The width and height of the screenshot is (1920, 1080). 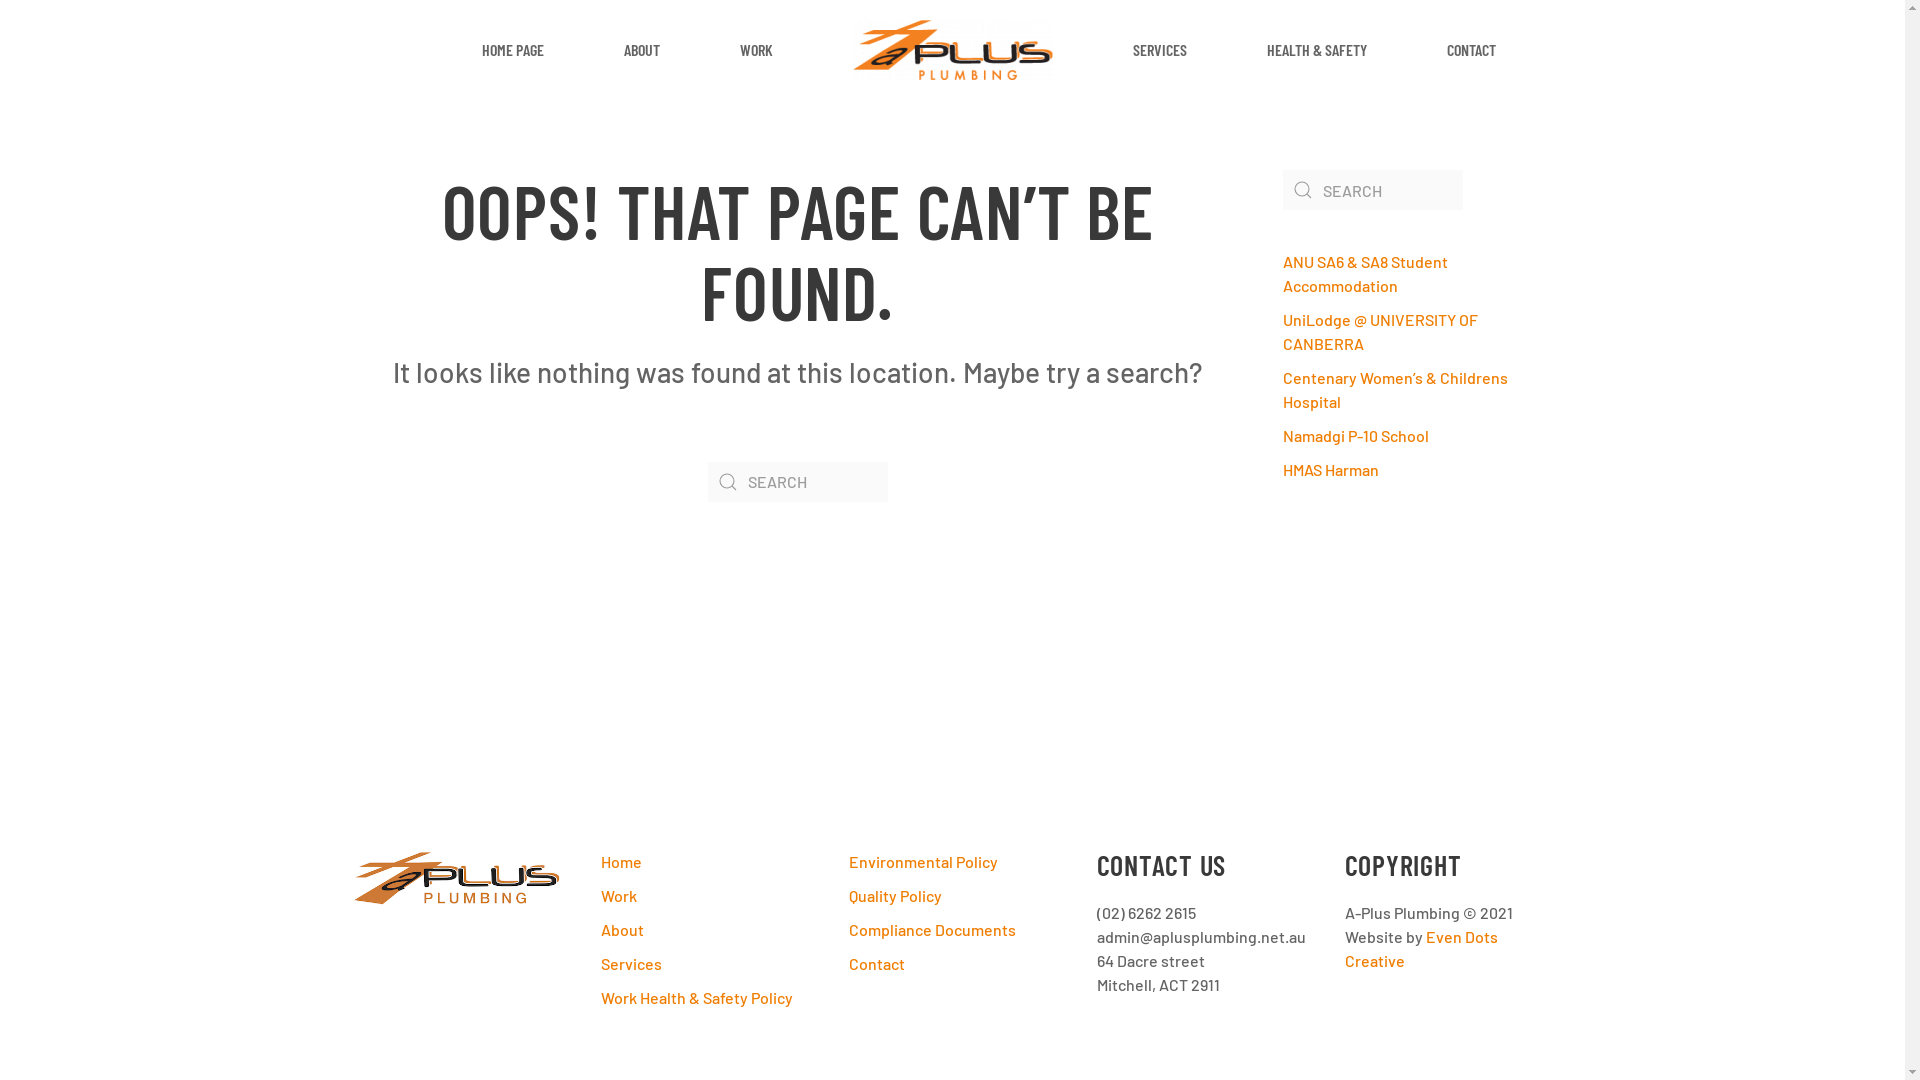 What do you see at coordinates (704, 860) in the screenshot?
I see `'Home'` at bounding box center [704, 860].